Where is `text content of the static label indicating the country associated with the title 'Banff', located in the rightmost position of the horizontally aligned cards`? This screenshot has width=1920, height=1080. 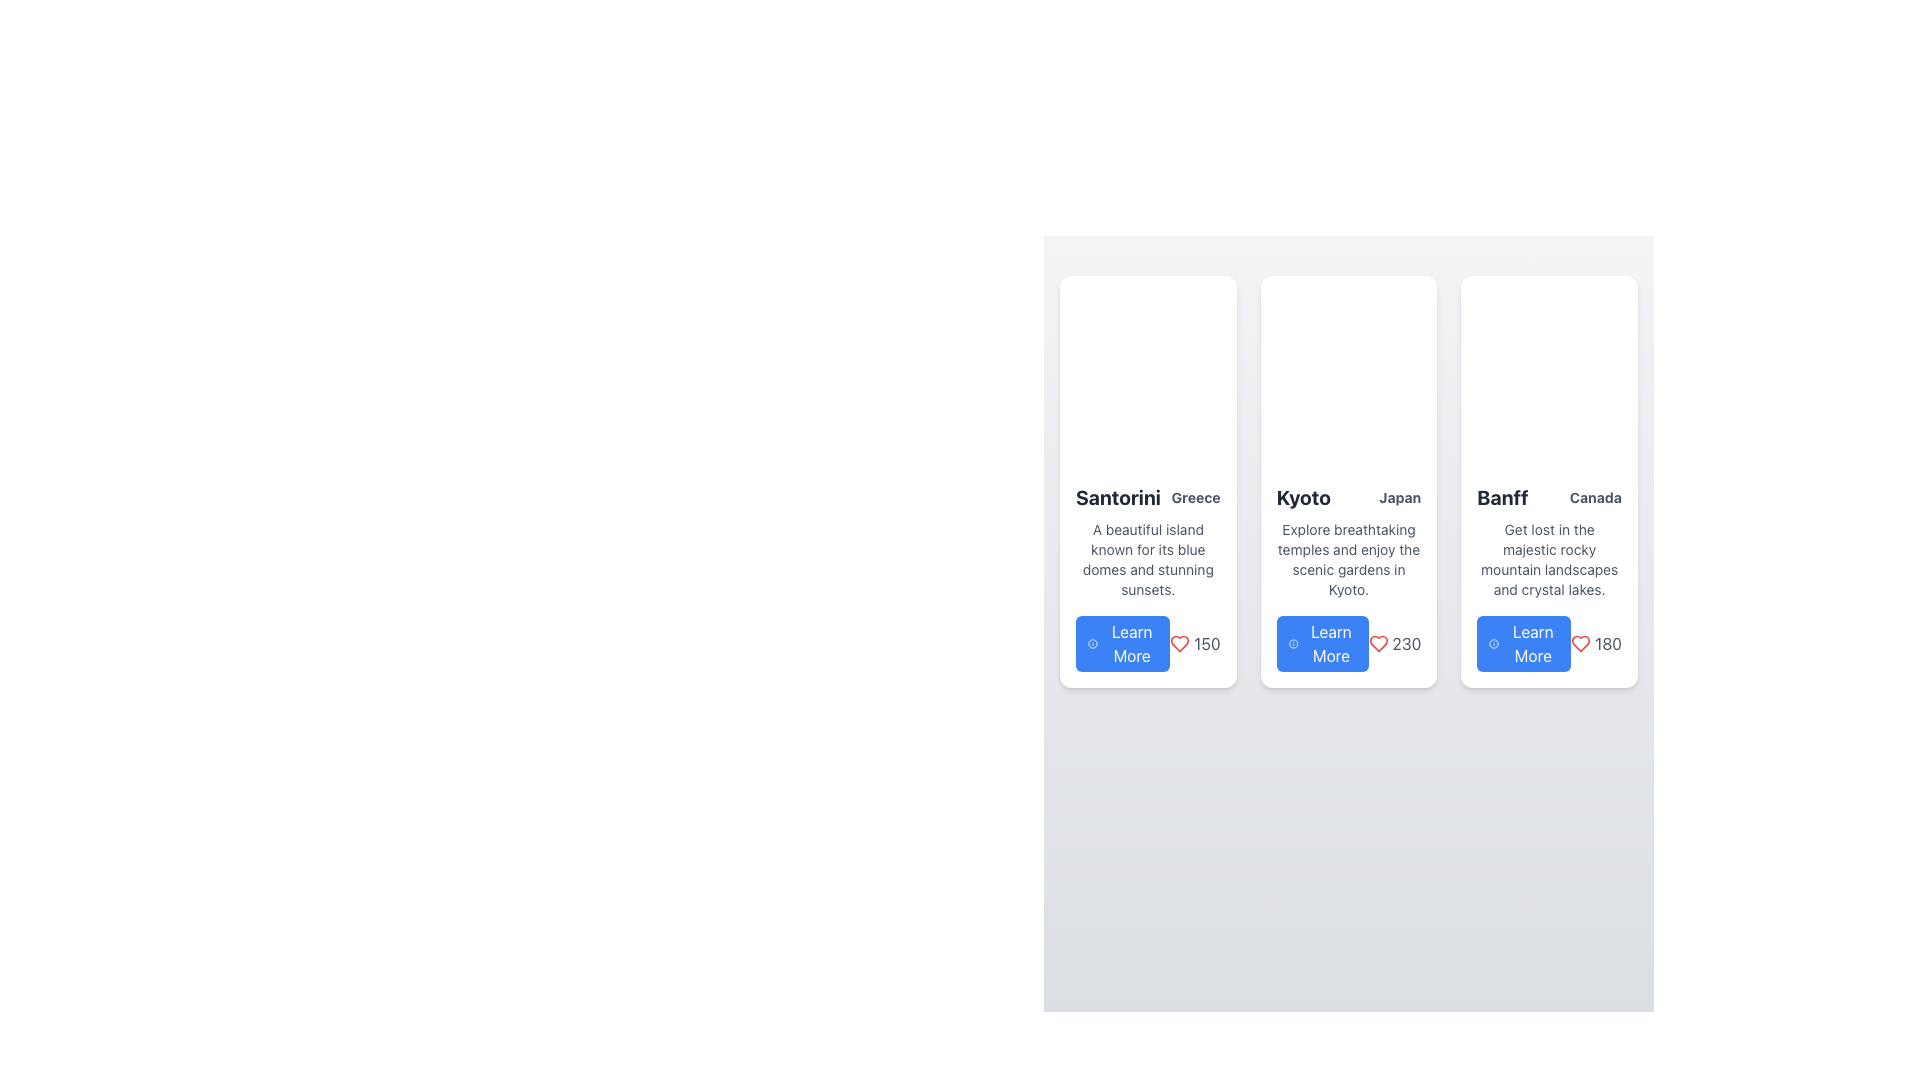
text content of the static label indicating the country associated with the title 'Banff', located in the rightmost position of the horizontally aligned cards is located at coordinates (1594, 496).